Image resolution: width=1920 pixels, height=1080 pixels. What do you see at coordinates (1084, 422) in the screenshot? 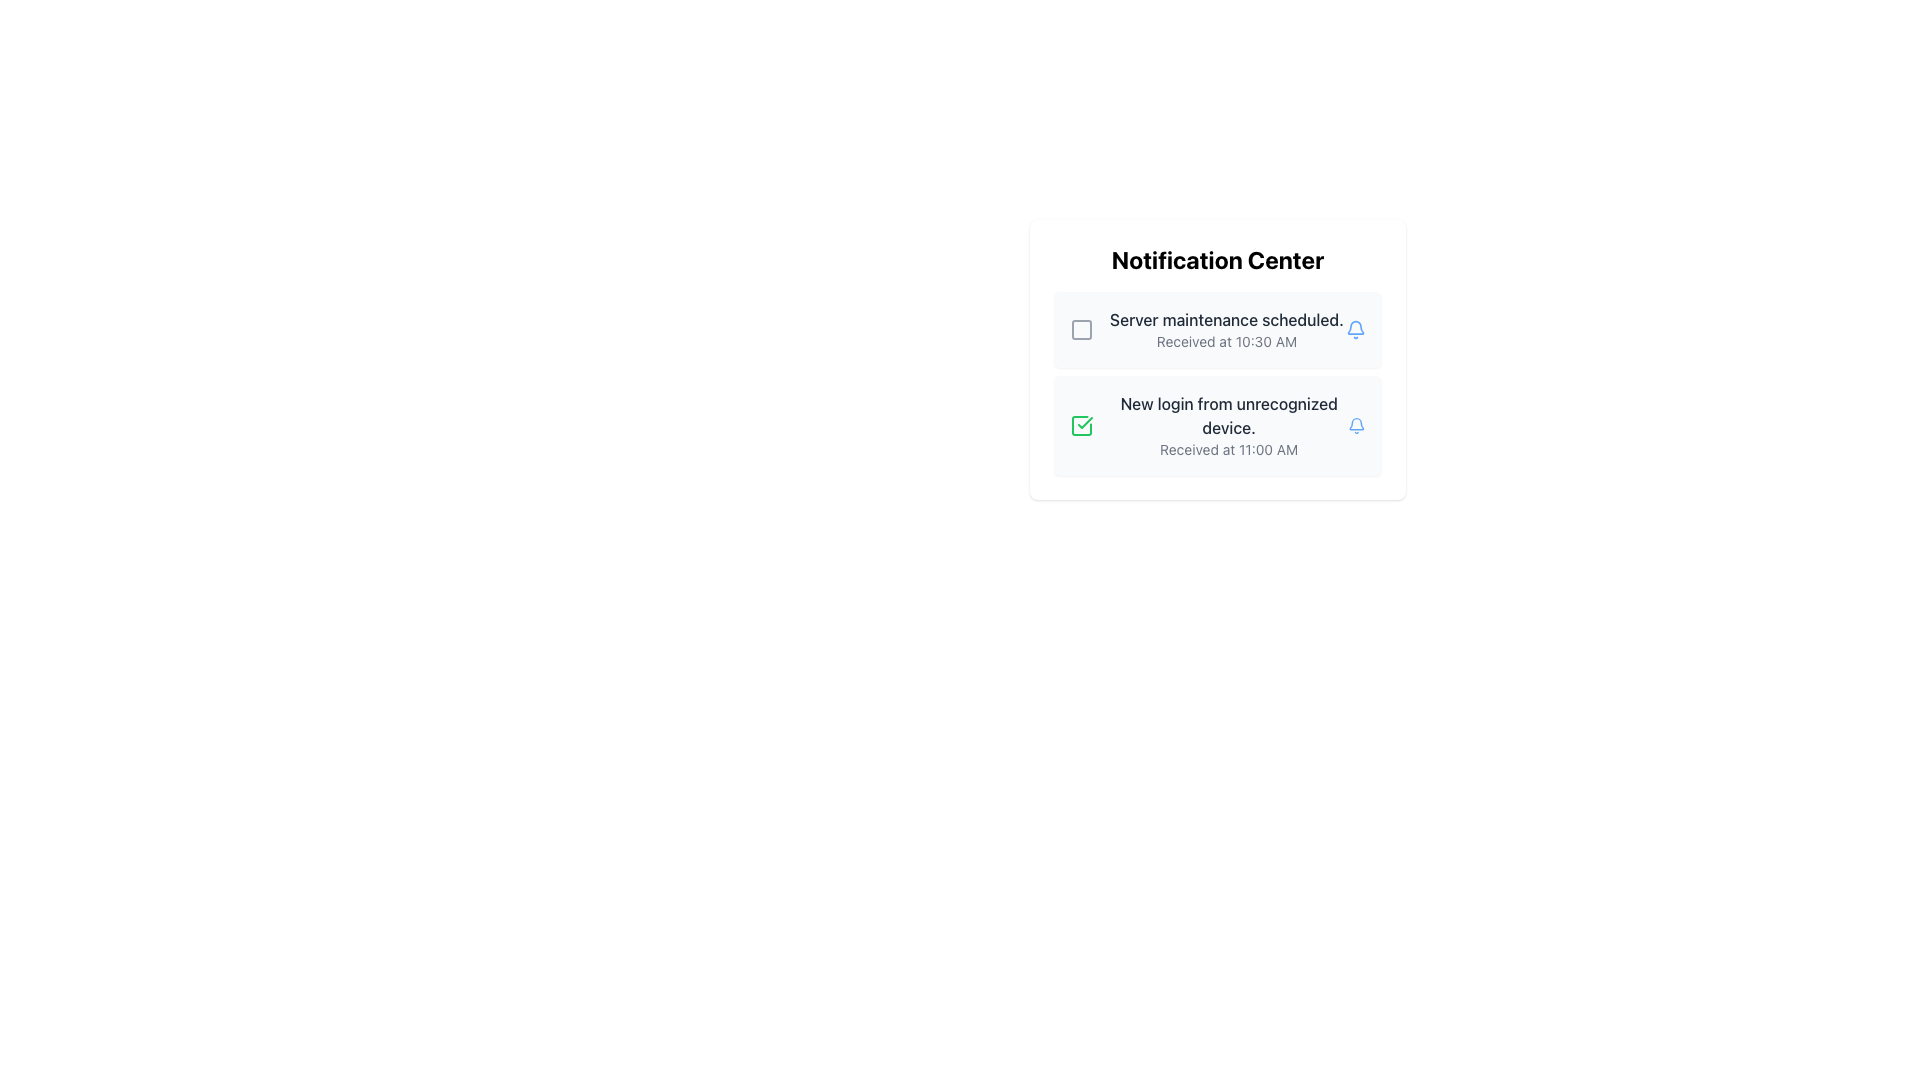
I see `the graphical checkmark icon used for confirmation, located to the left of the 'New login from unrecognized device' notification text in the notification panel` at bounding box center [1084, 422].